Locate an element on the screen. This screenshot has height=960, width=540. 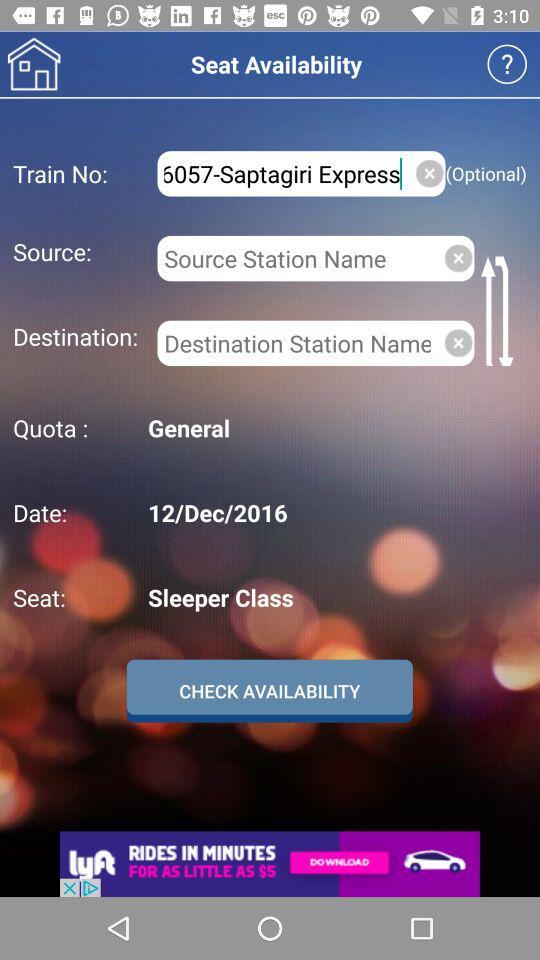
icon to the right of quota : item is located at coordinates (334, 428).